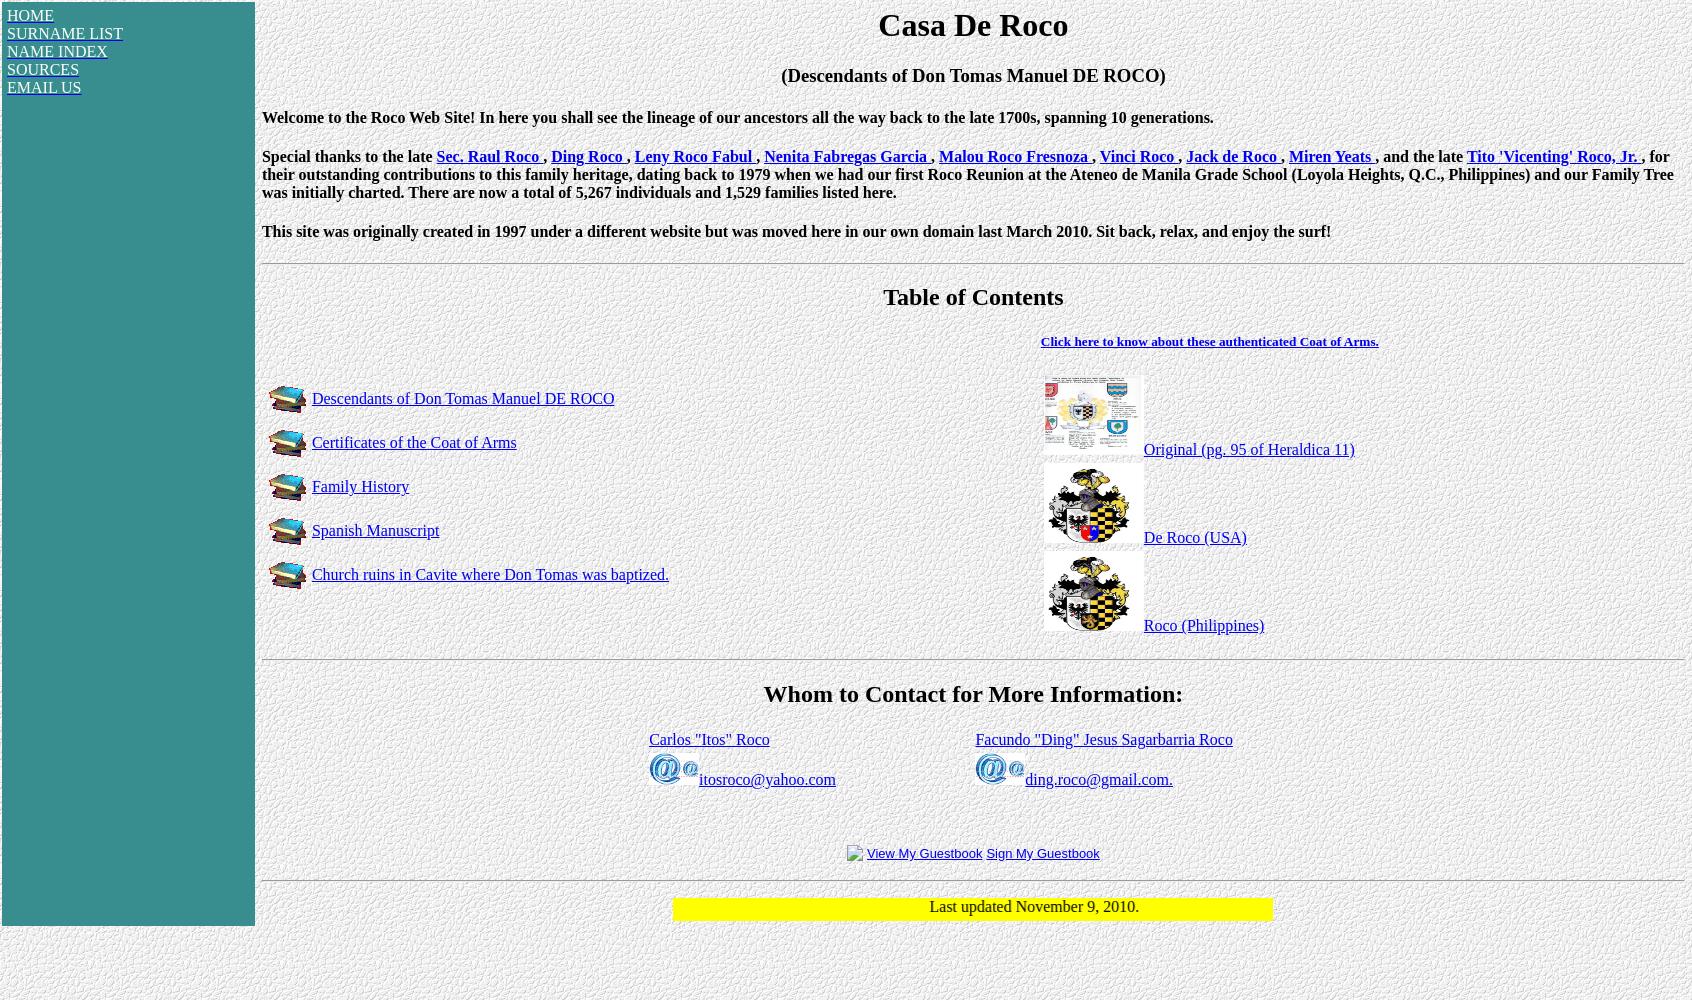  What do you see at coordinates (1066, 906) in the screenshot?
I see `'Last updated November 9, 2010.'` at bounding box center [1066, 906].